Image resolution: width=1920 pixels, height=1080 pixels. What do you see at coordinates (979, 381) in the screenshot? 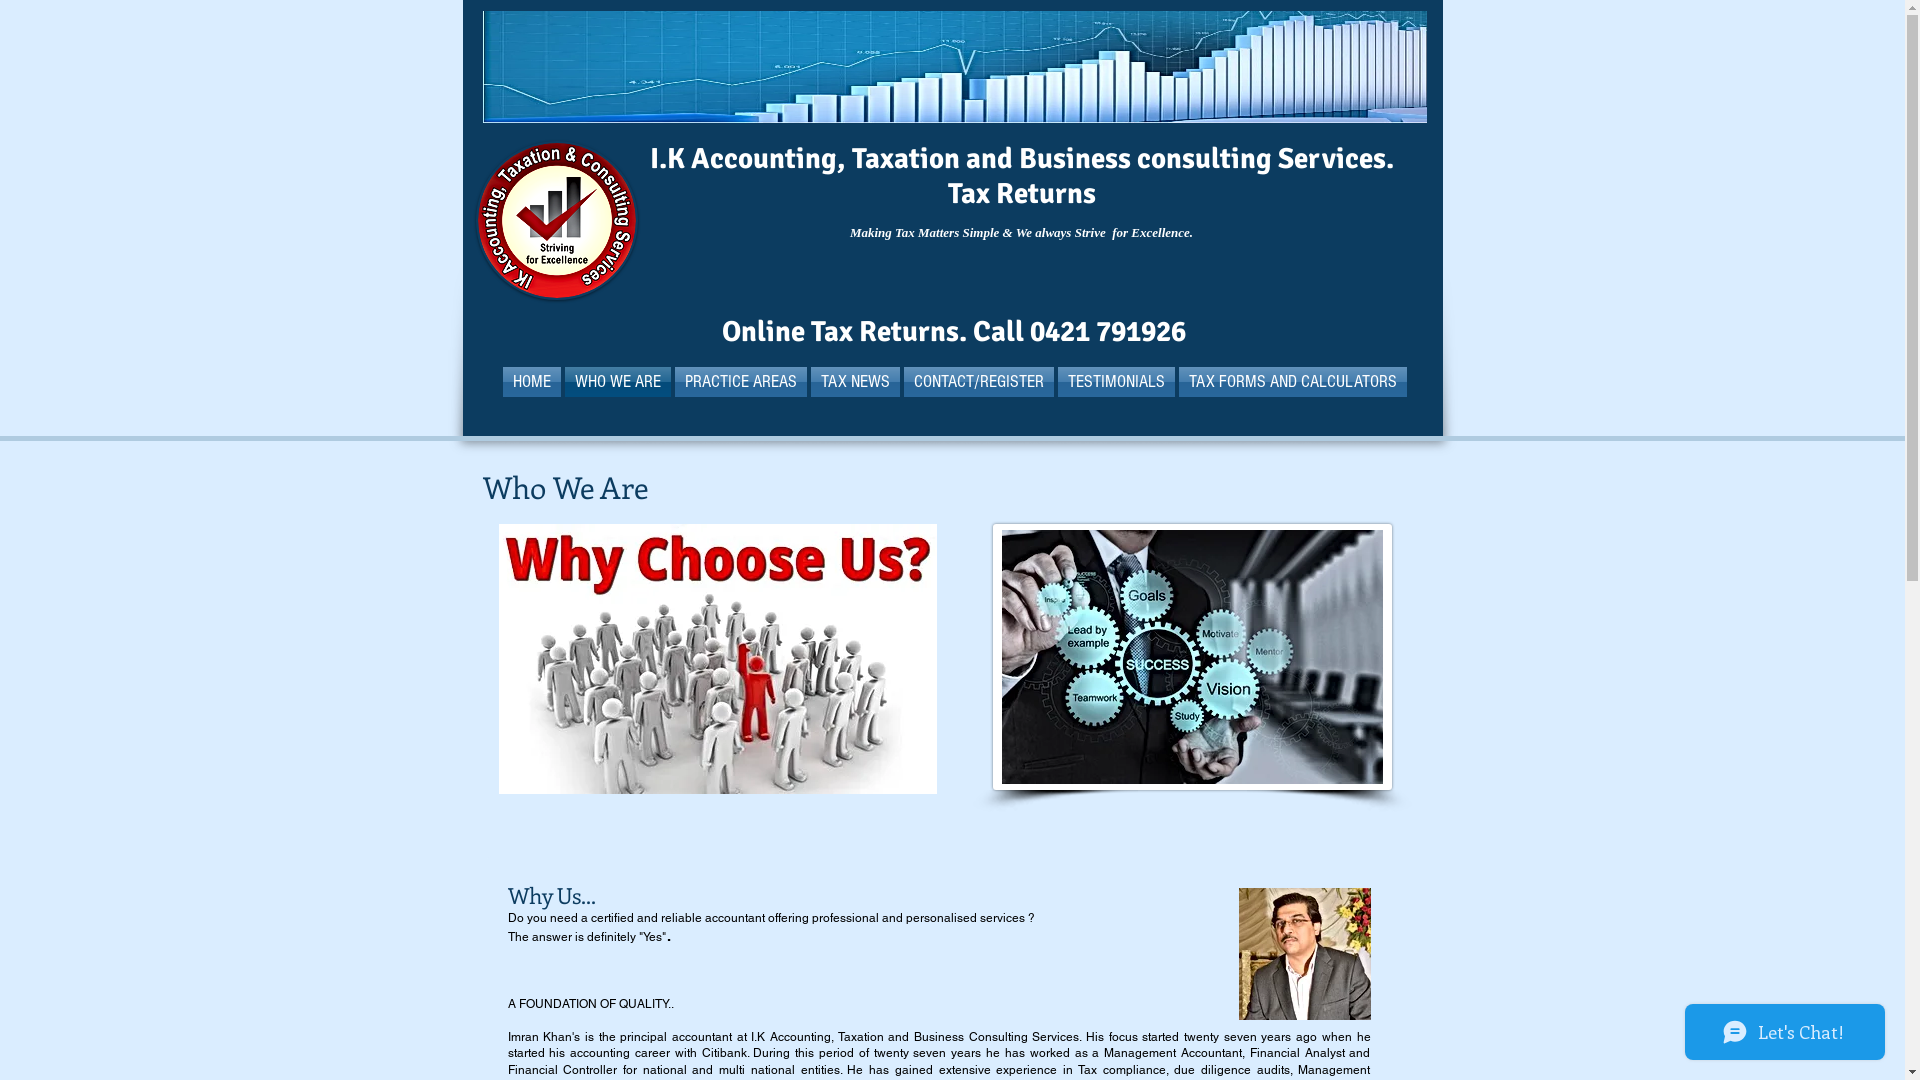
I see `'CONTACT/REGISTER'` at bounding box center [979, 381].